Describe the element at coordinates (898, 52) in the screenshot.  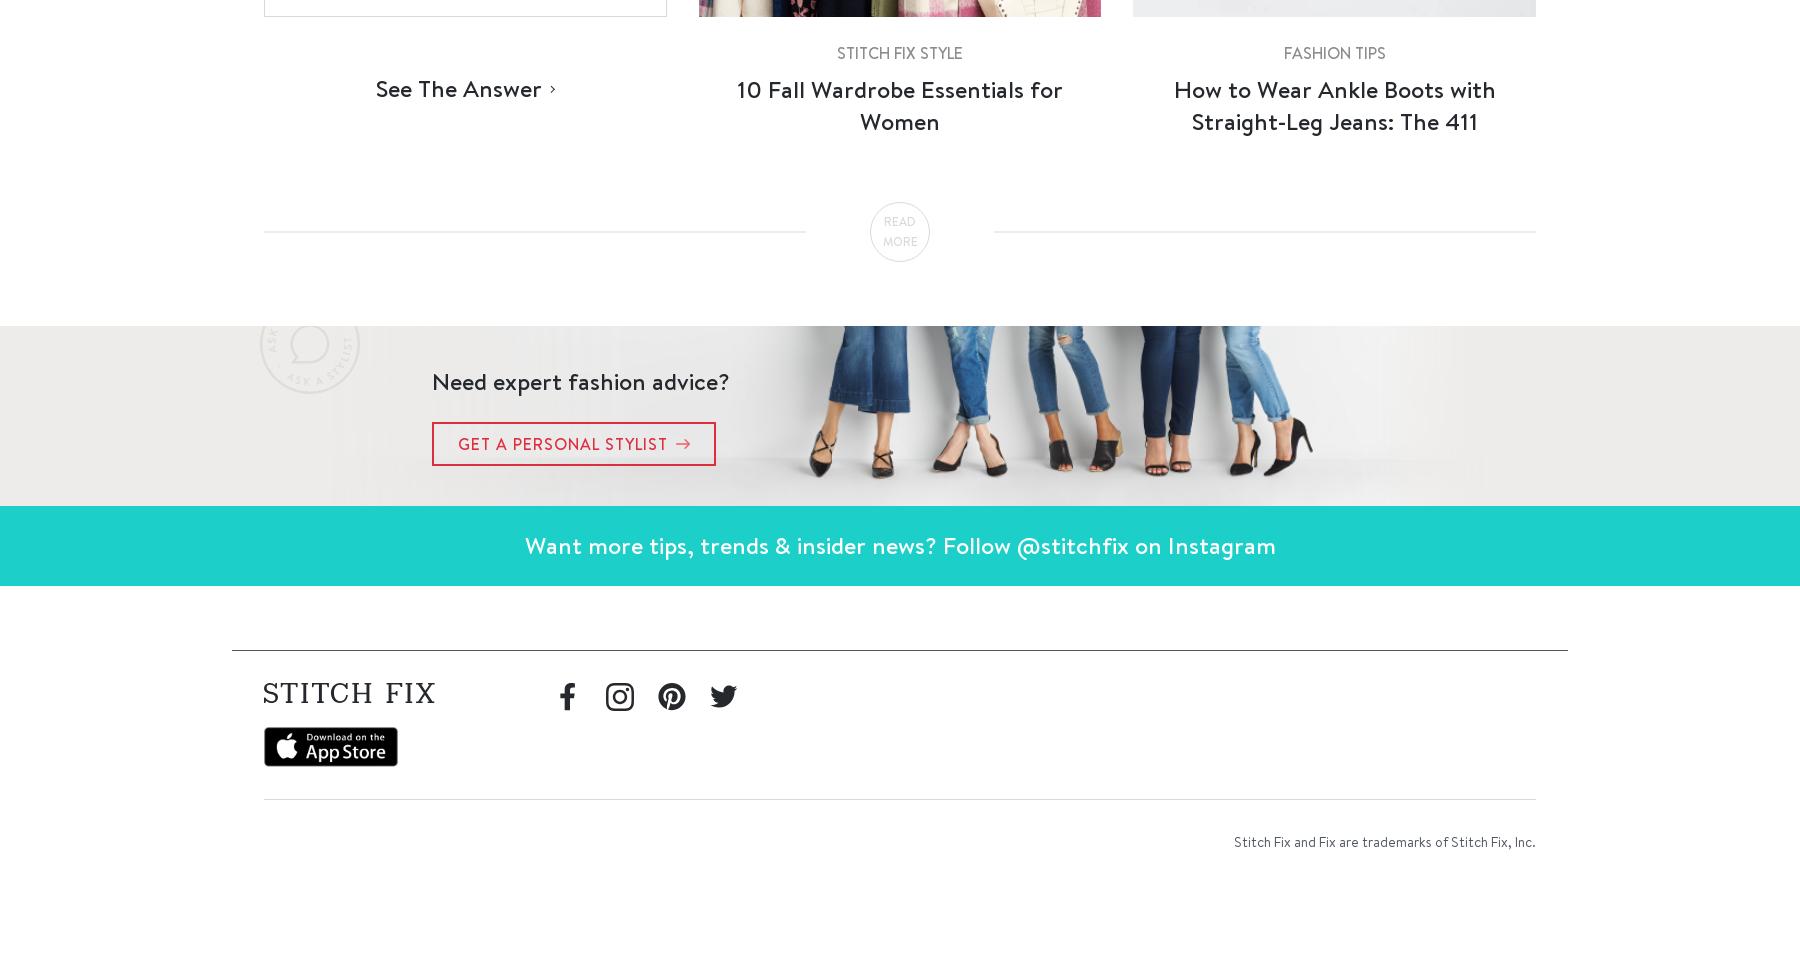
I see `'Stitch Fix Style'` at that location.